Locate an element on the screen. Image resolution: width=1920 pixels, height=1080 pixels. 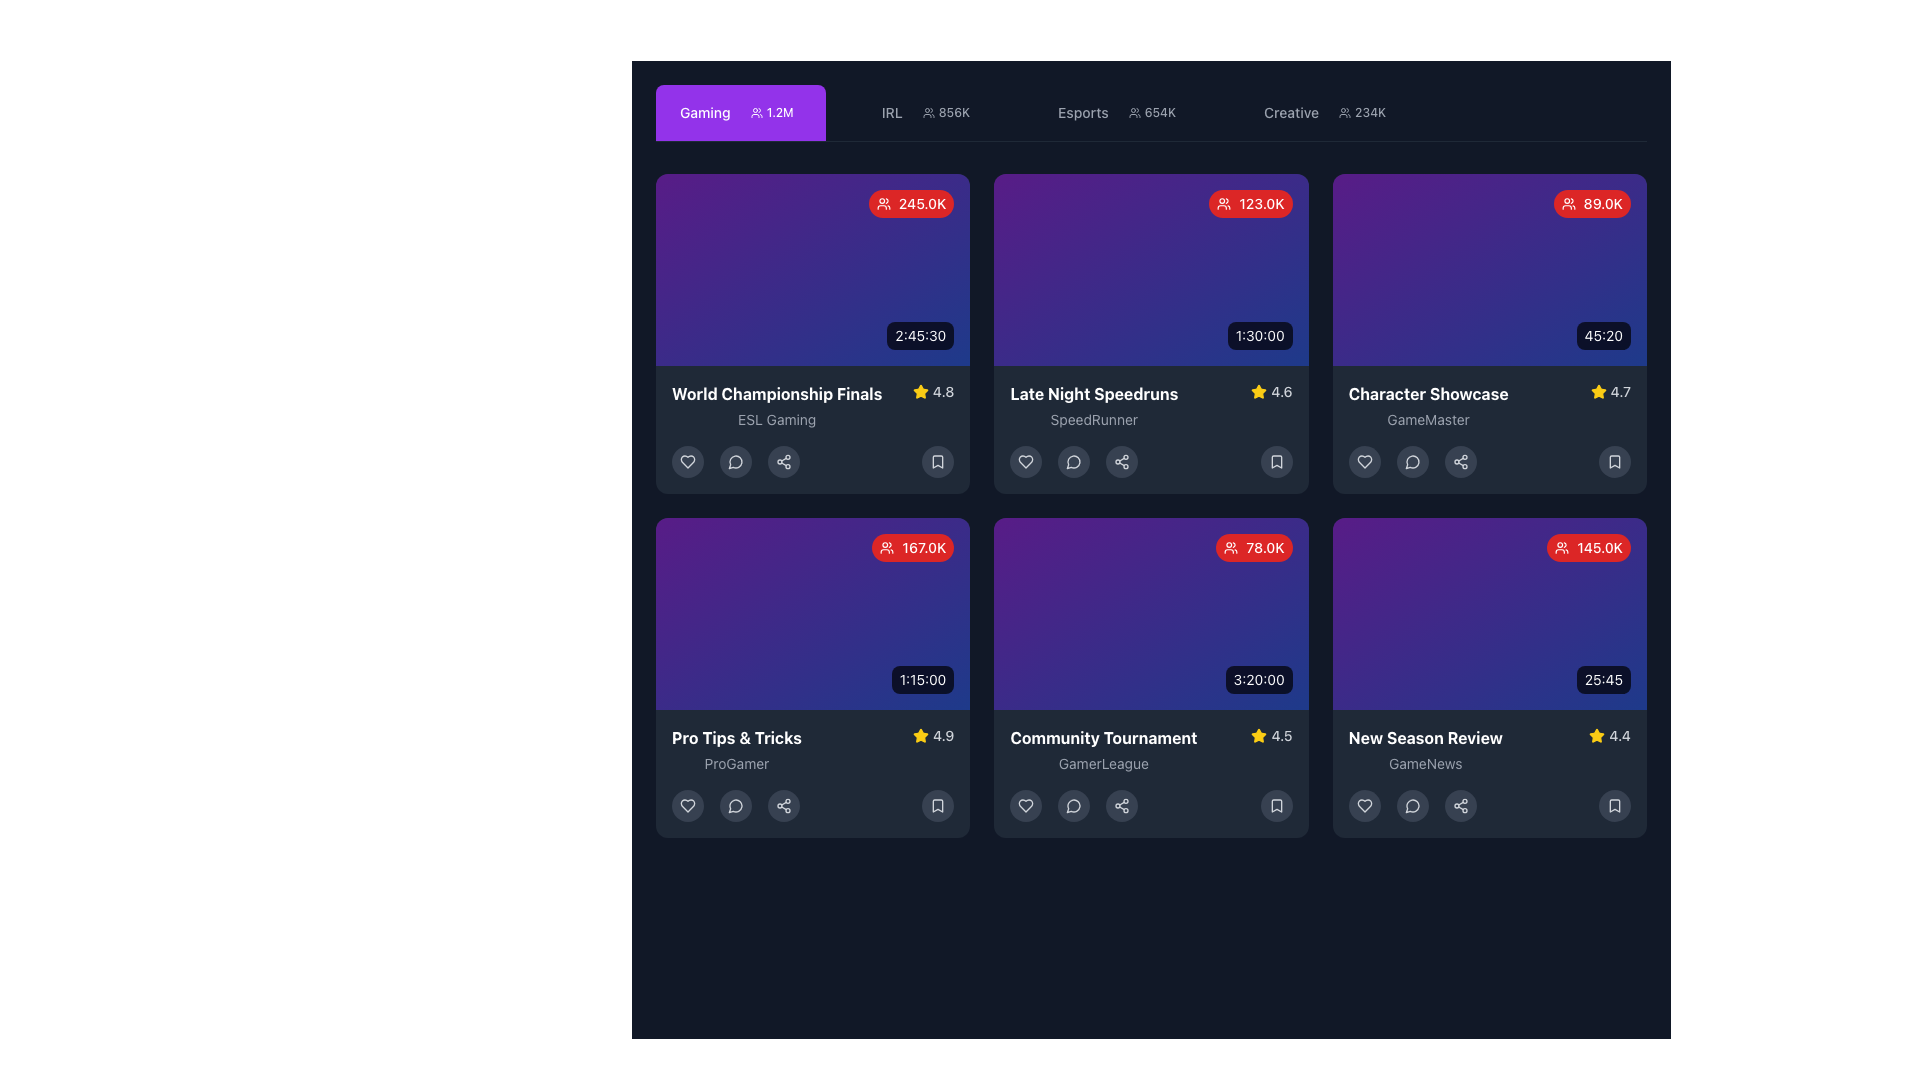
the non-interactive text label displaying the creator or participant's name in the 'Character Showcase' card, located at the bottom section of the card, directly below the title is located at coordinates (1427, 419).